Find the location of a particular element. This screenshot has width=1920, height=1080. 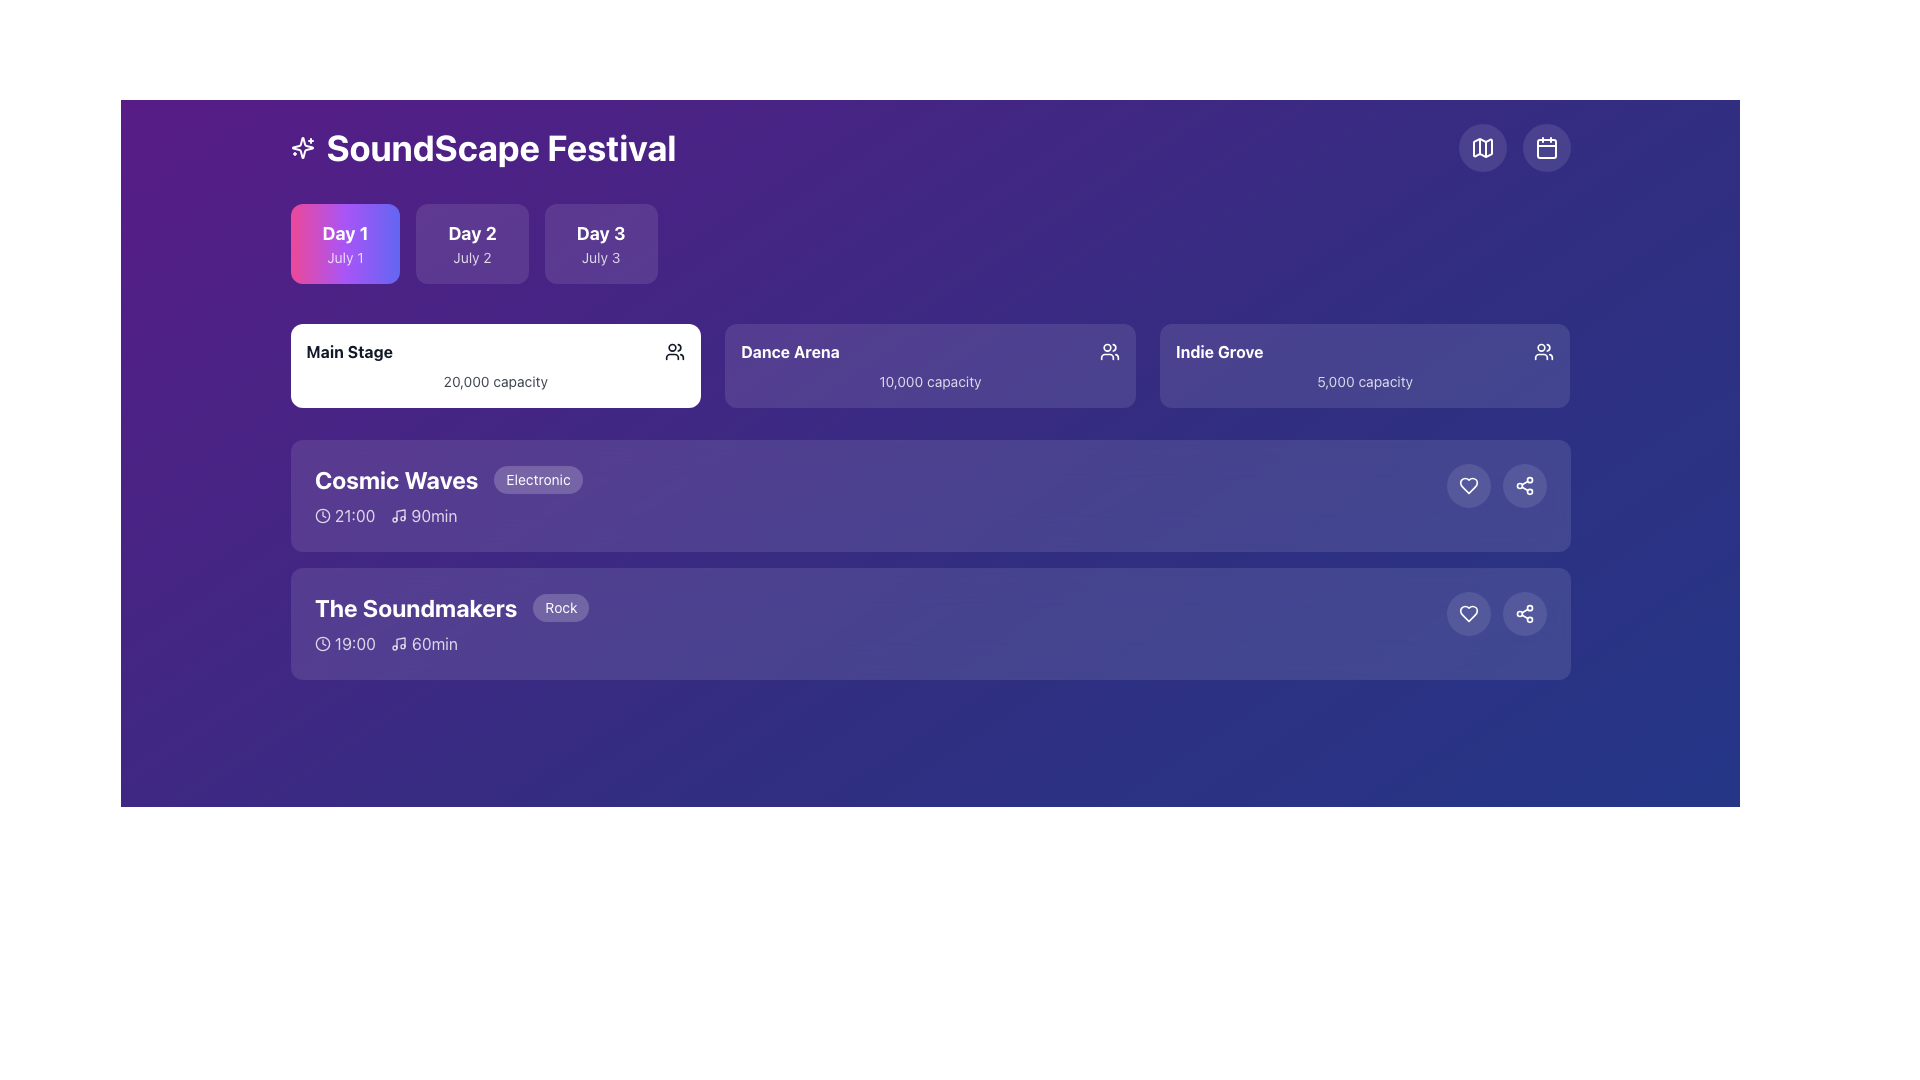

the small icon representing group or users' appearance, which is styled as an outline with a transparent fill and white stroke, located at the far right inside the 'Indie Grove' section next to the '5,000 capacity' text is located at coordinates (1543, 350).